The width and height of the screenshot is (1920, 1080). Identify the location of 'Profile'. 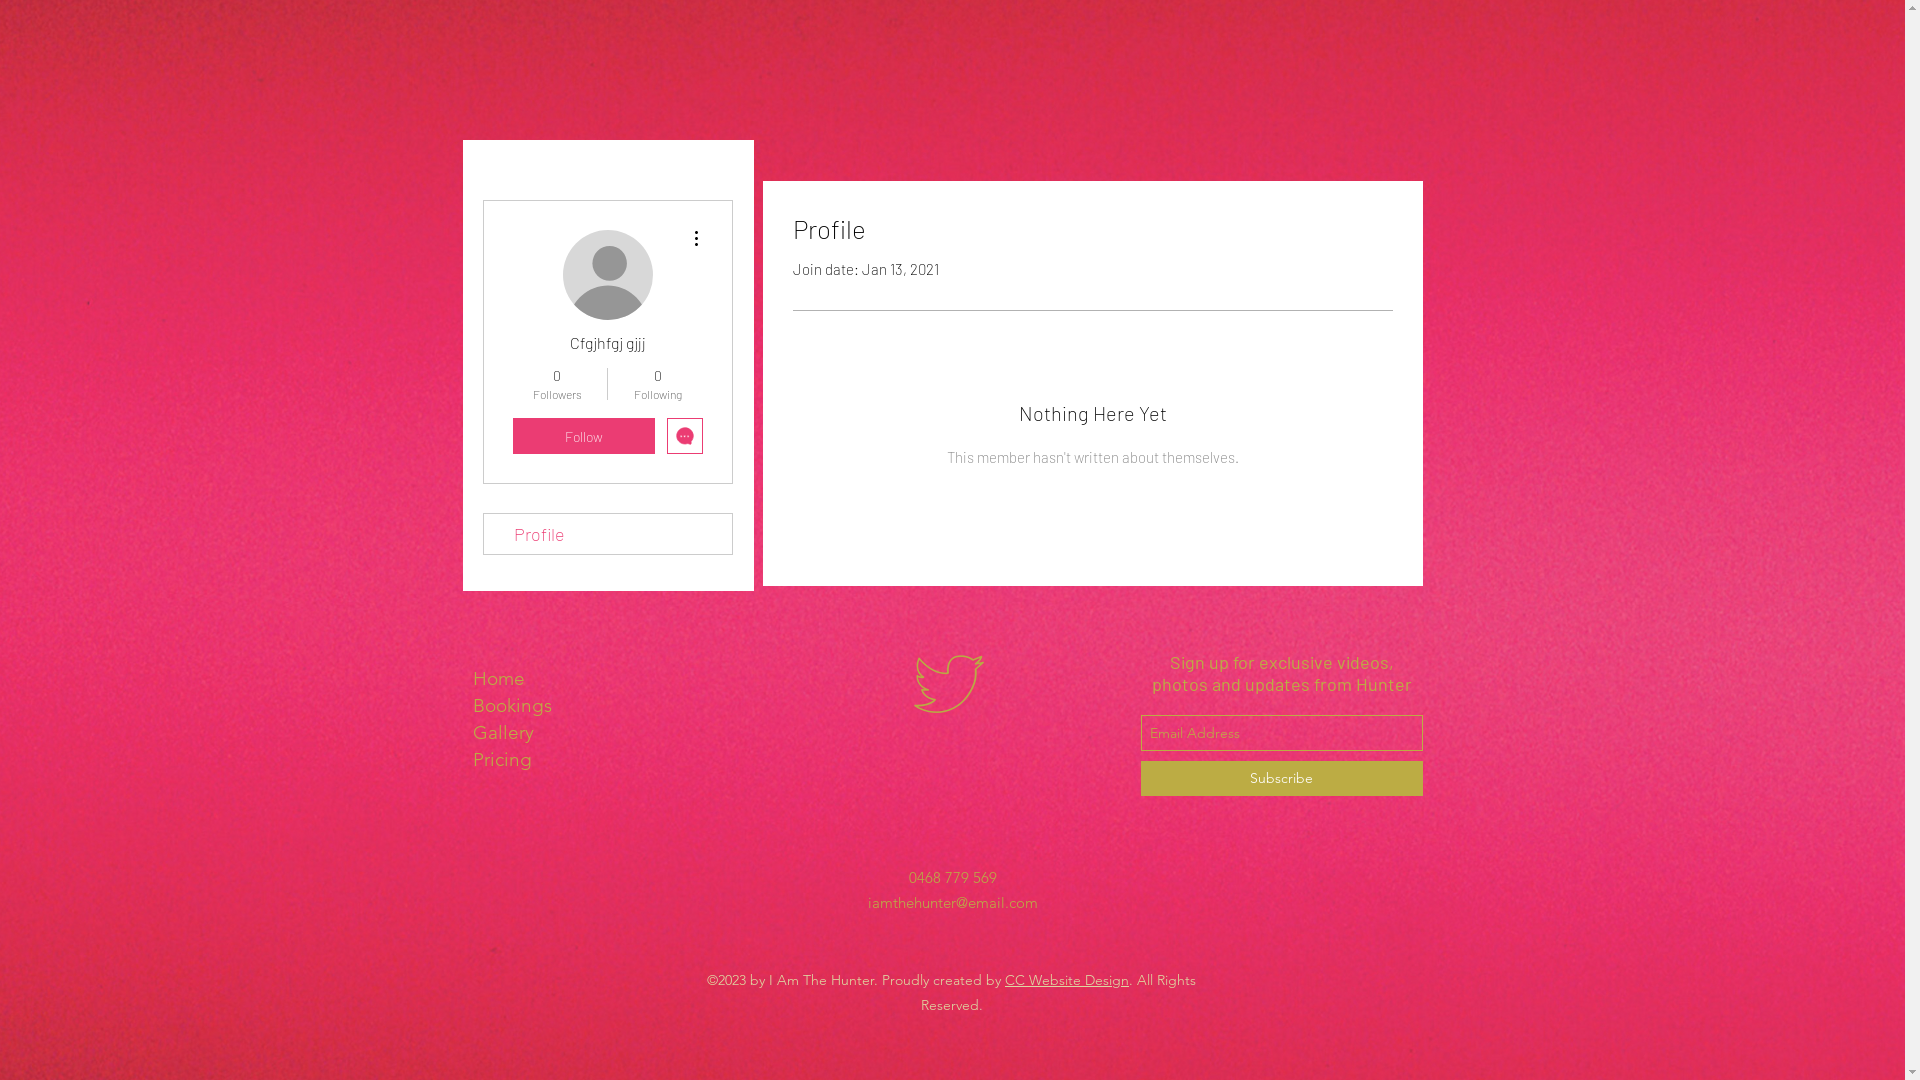
(484, 532).